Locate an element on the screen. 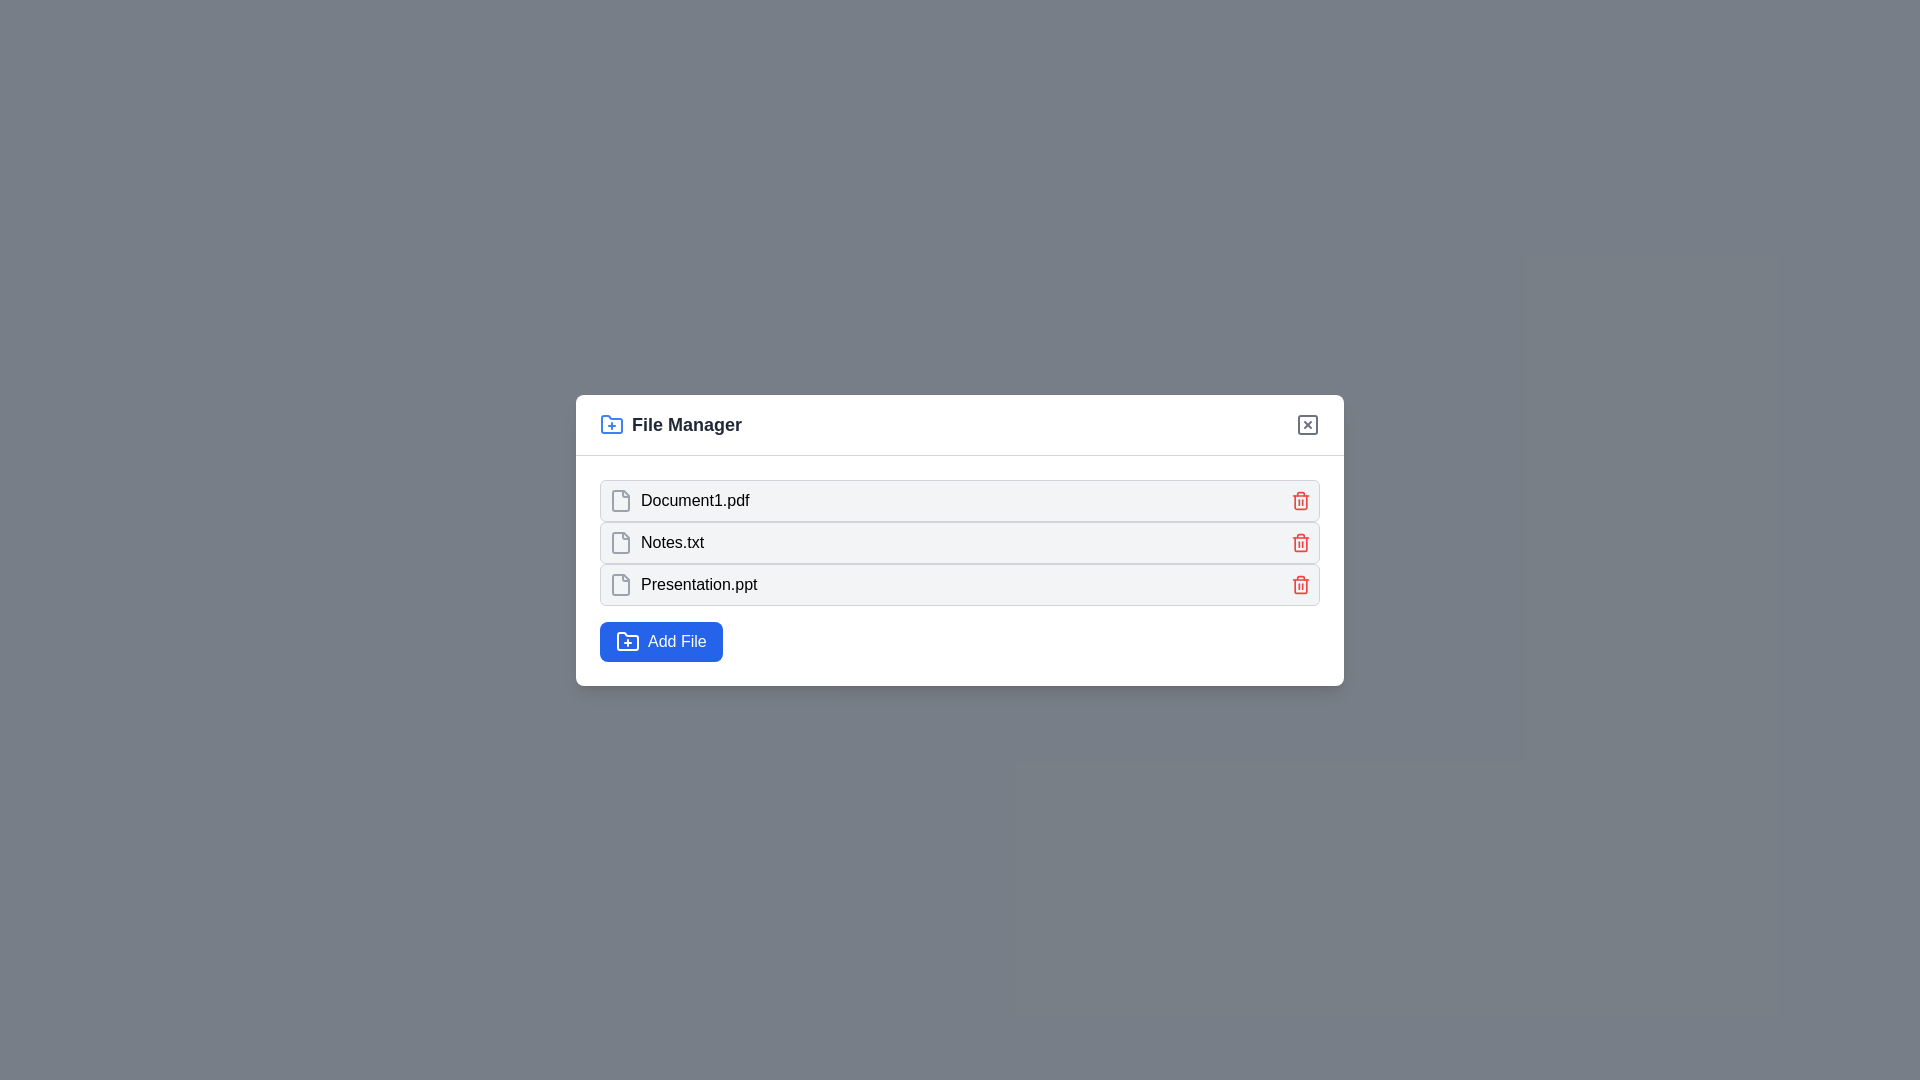 This screenshot has height=1080, width=1920. the icon representing the file 'Presentation.ppt' is located at coordinates (619, 584).